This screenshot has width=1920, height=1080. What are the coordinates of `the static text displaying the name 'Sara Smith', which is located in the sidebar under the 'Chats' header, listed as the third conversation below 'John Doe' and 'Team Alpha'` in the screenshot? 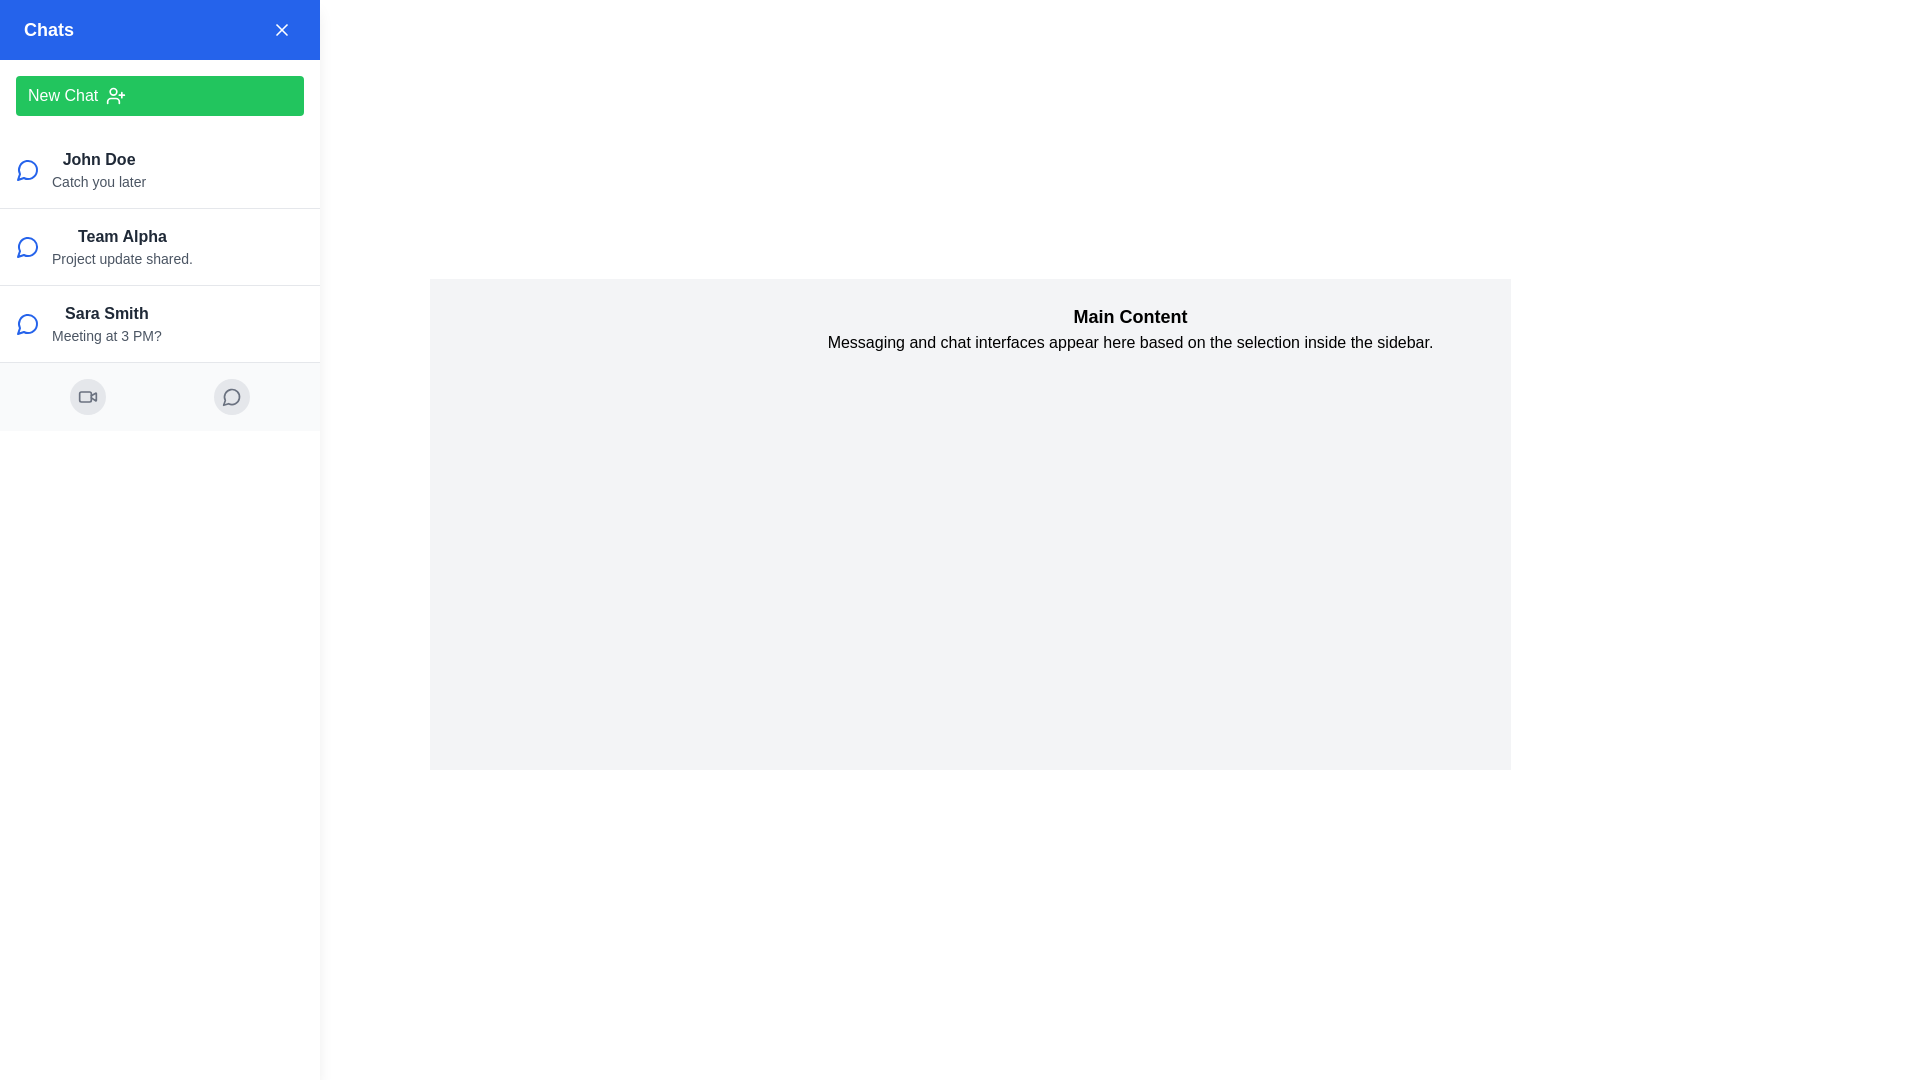 It's located at (105, 313).